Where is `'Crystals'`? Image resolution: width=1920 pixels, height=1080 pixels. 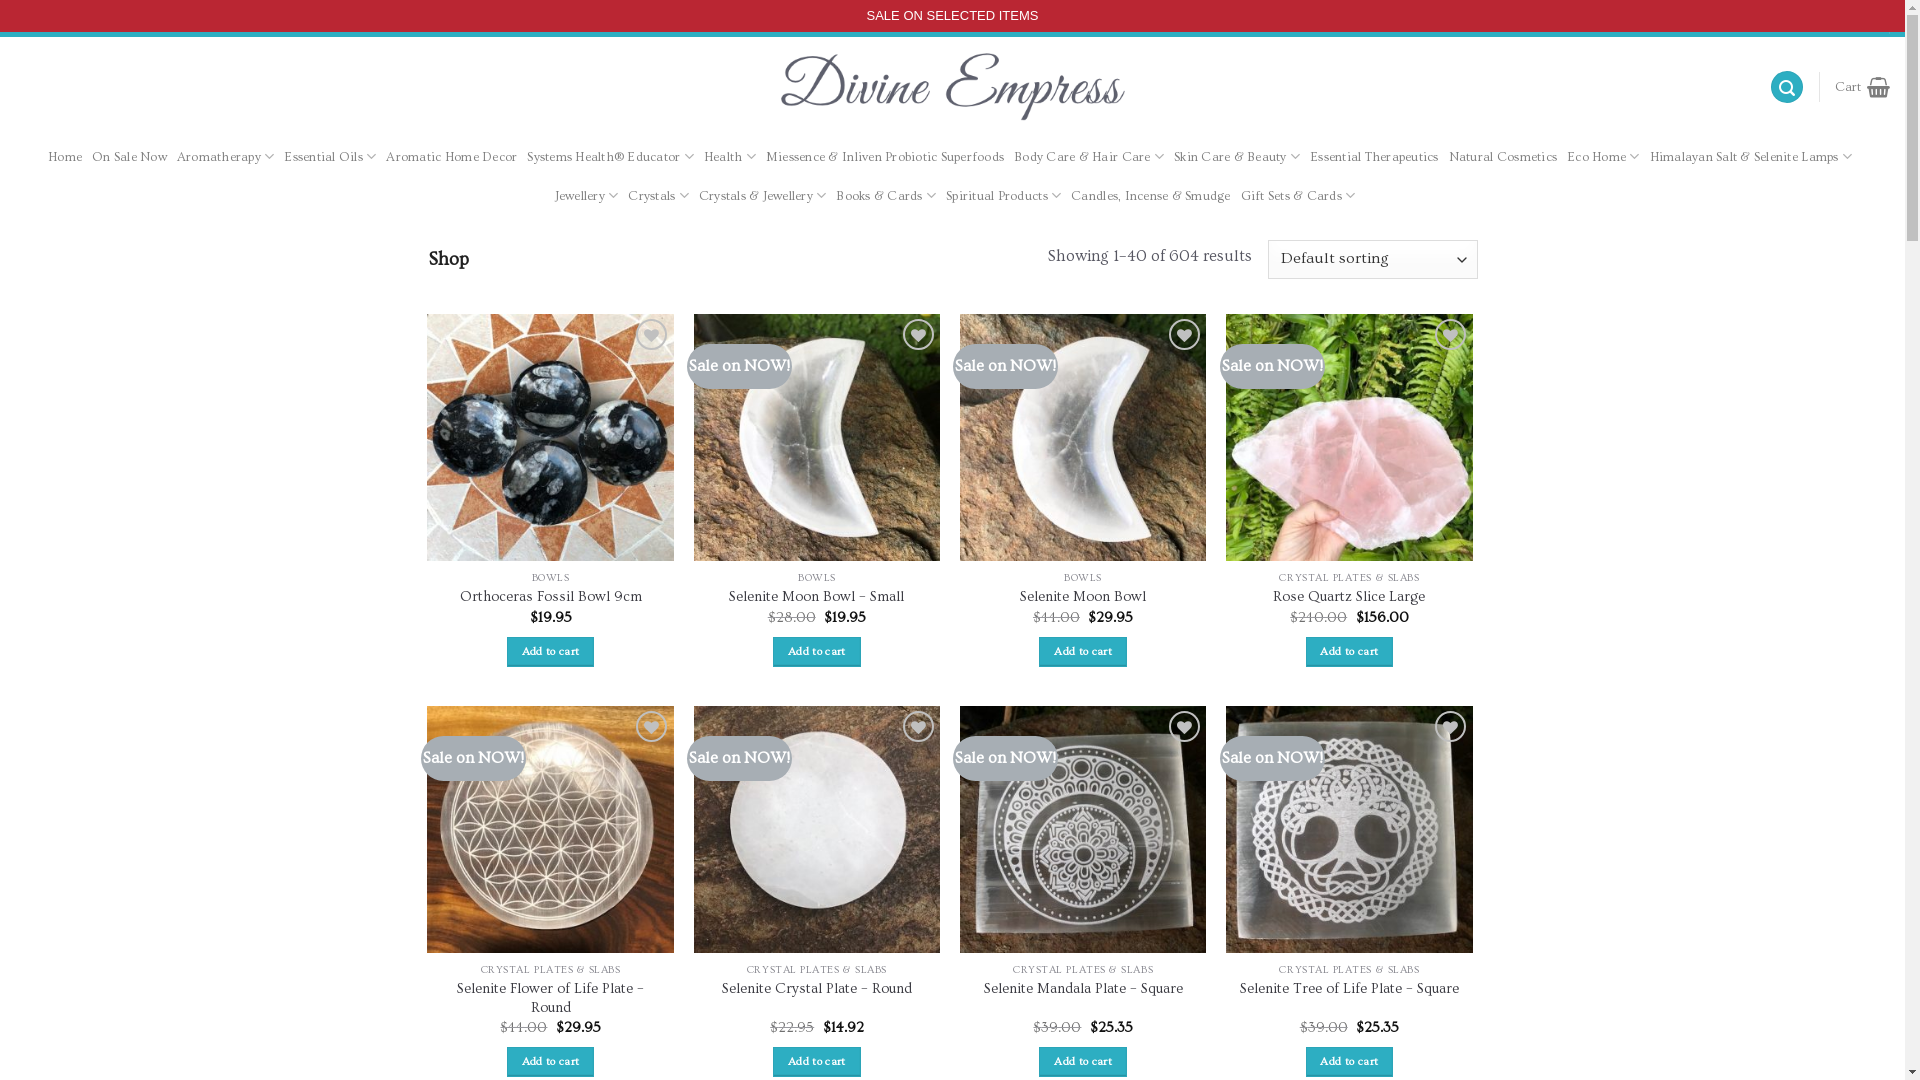
'Crystals' is located at coordinates (658, 195).